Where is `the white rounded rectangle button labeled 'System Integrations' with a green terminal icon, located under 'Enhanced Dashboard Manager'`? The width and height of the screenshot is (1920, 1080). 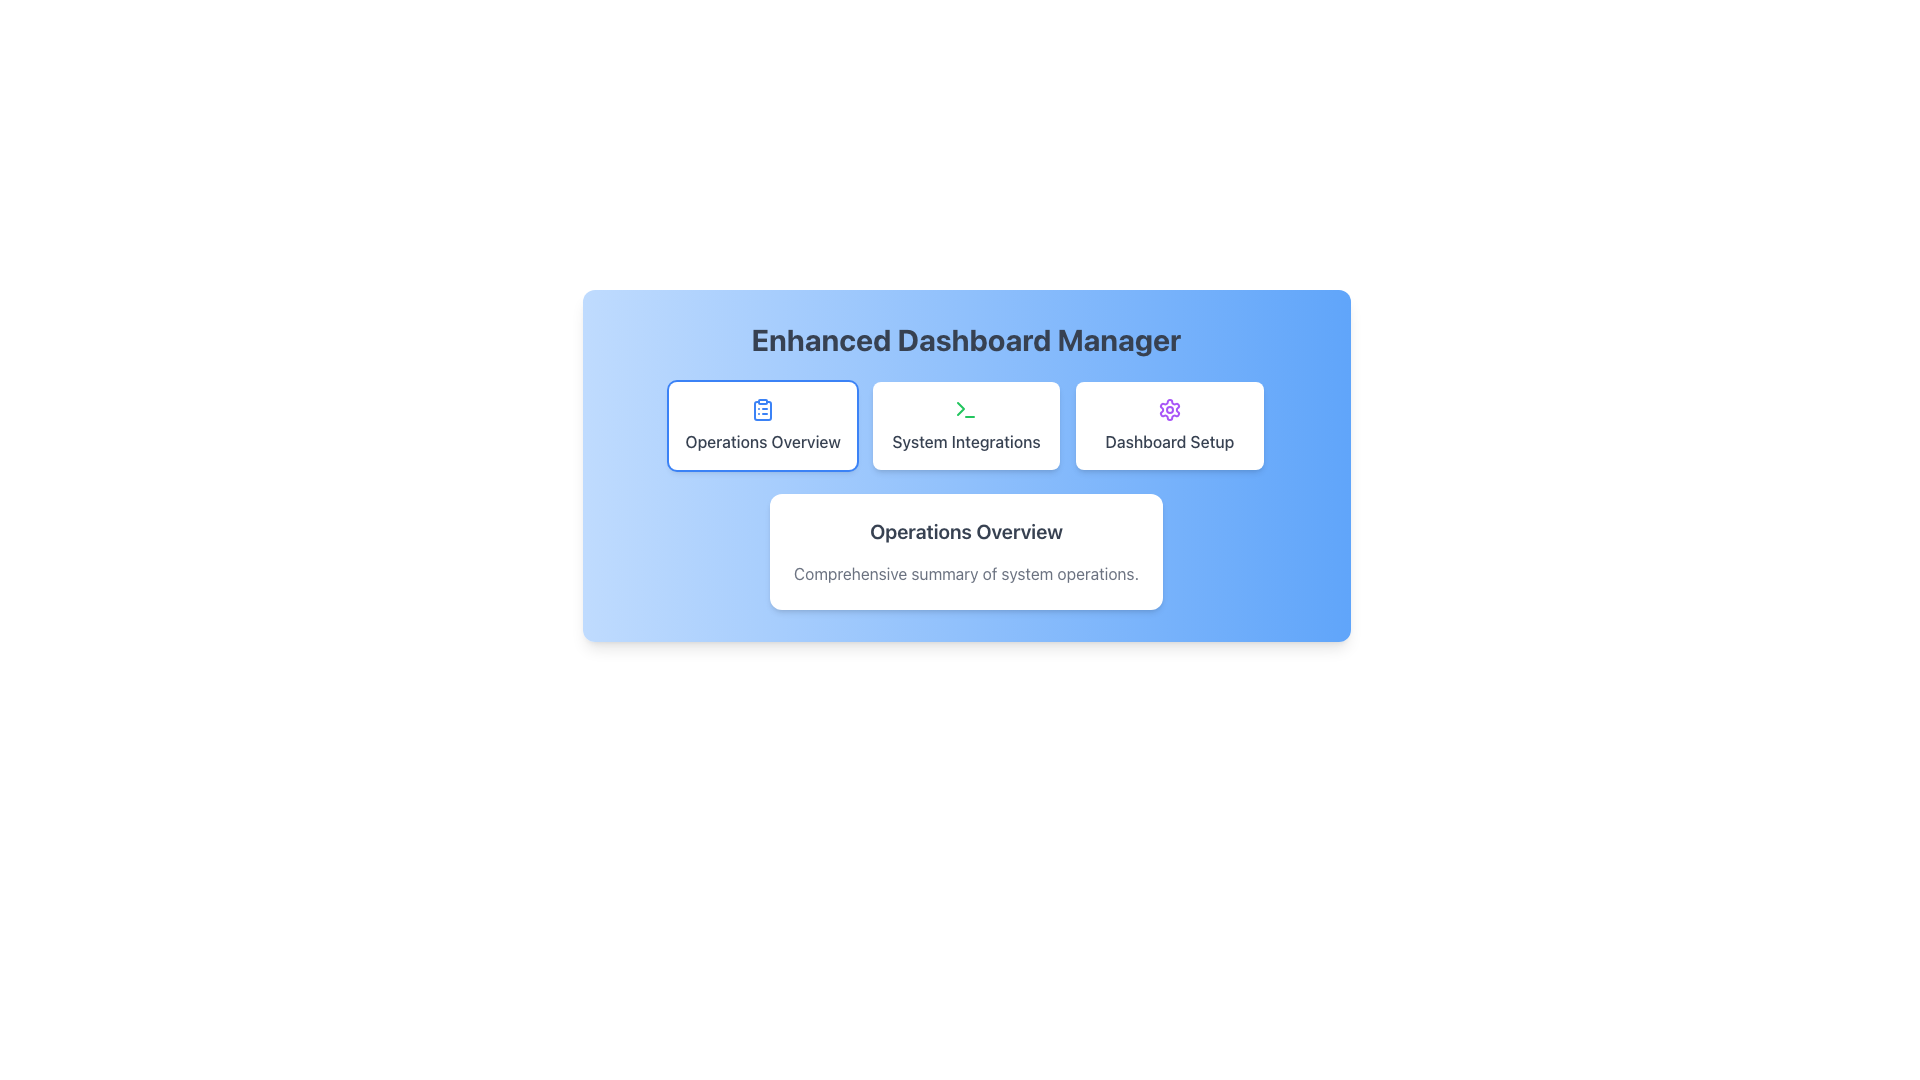 the white rounded rectangle button labeled 'System Integrations' with a green terminal icon, located under 'Enhanced Dashboard Manager' is located at coordinates (966, 424).